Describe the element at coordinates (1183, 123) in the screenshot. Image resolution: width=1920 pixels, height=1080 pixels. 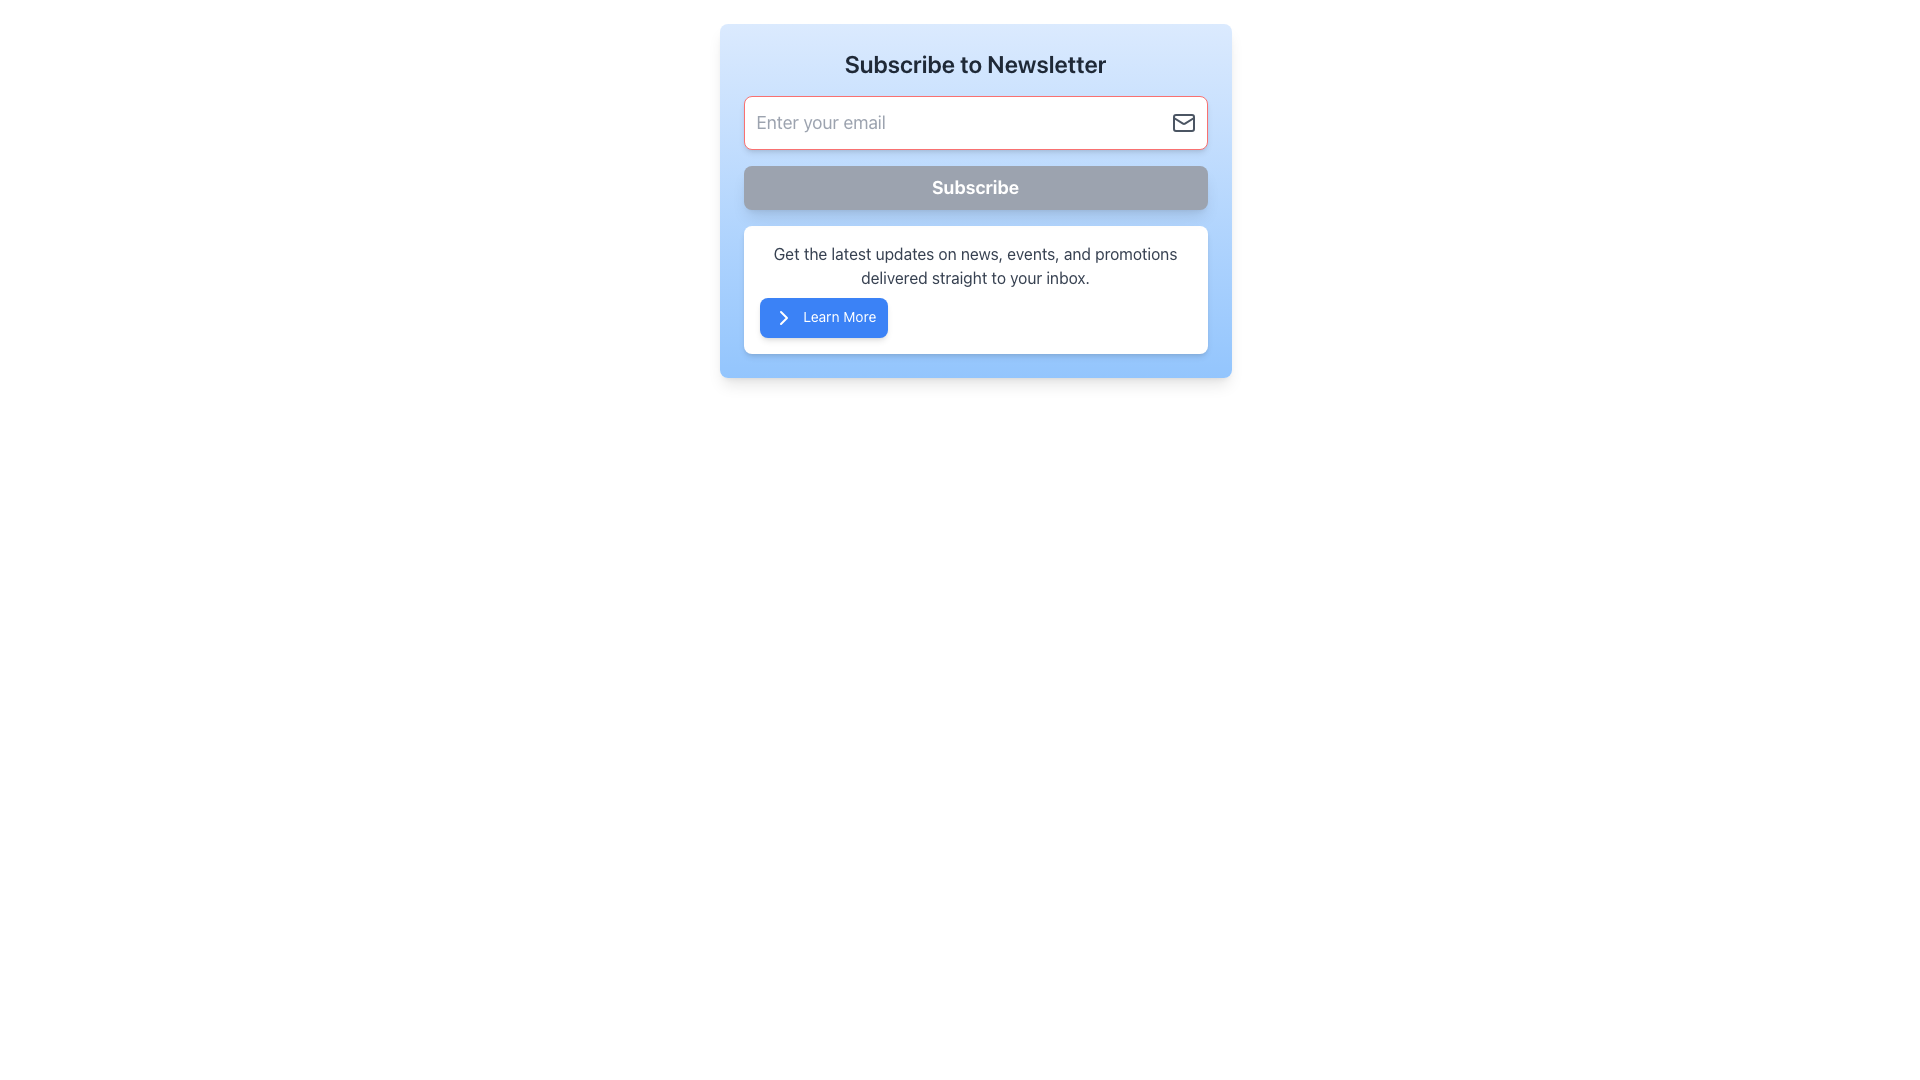
I see `the mail icon, which is an outlined envelope styled in gray, located on the right side of the email input field` at that location.